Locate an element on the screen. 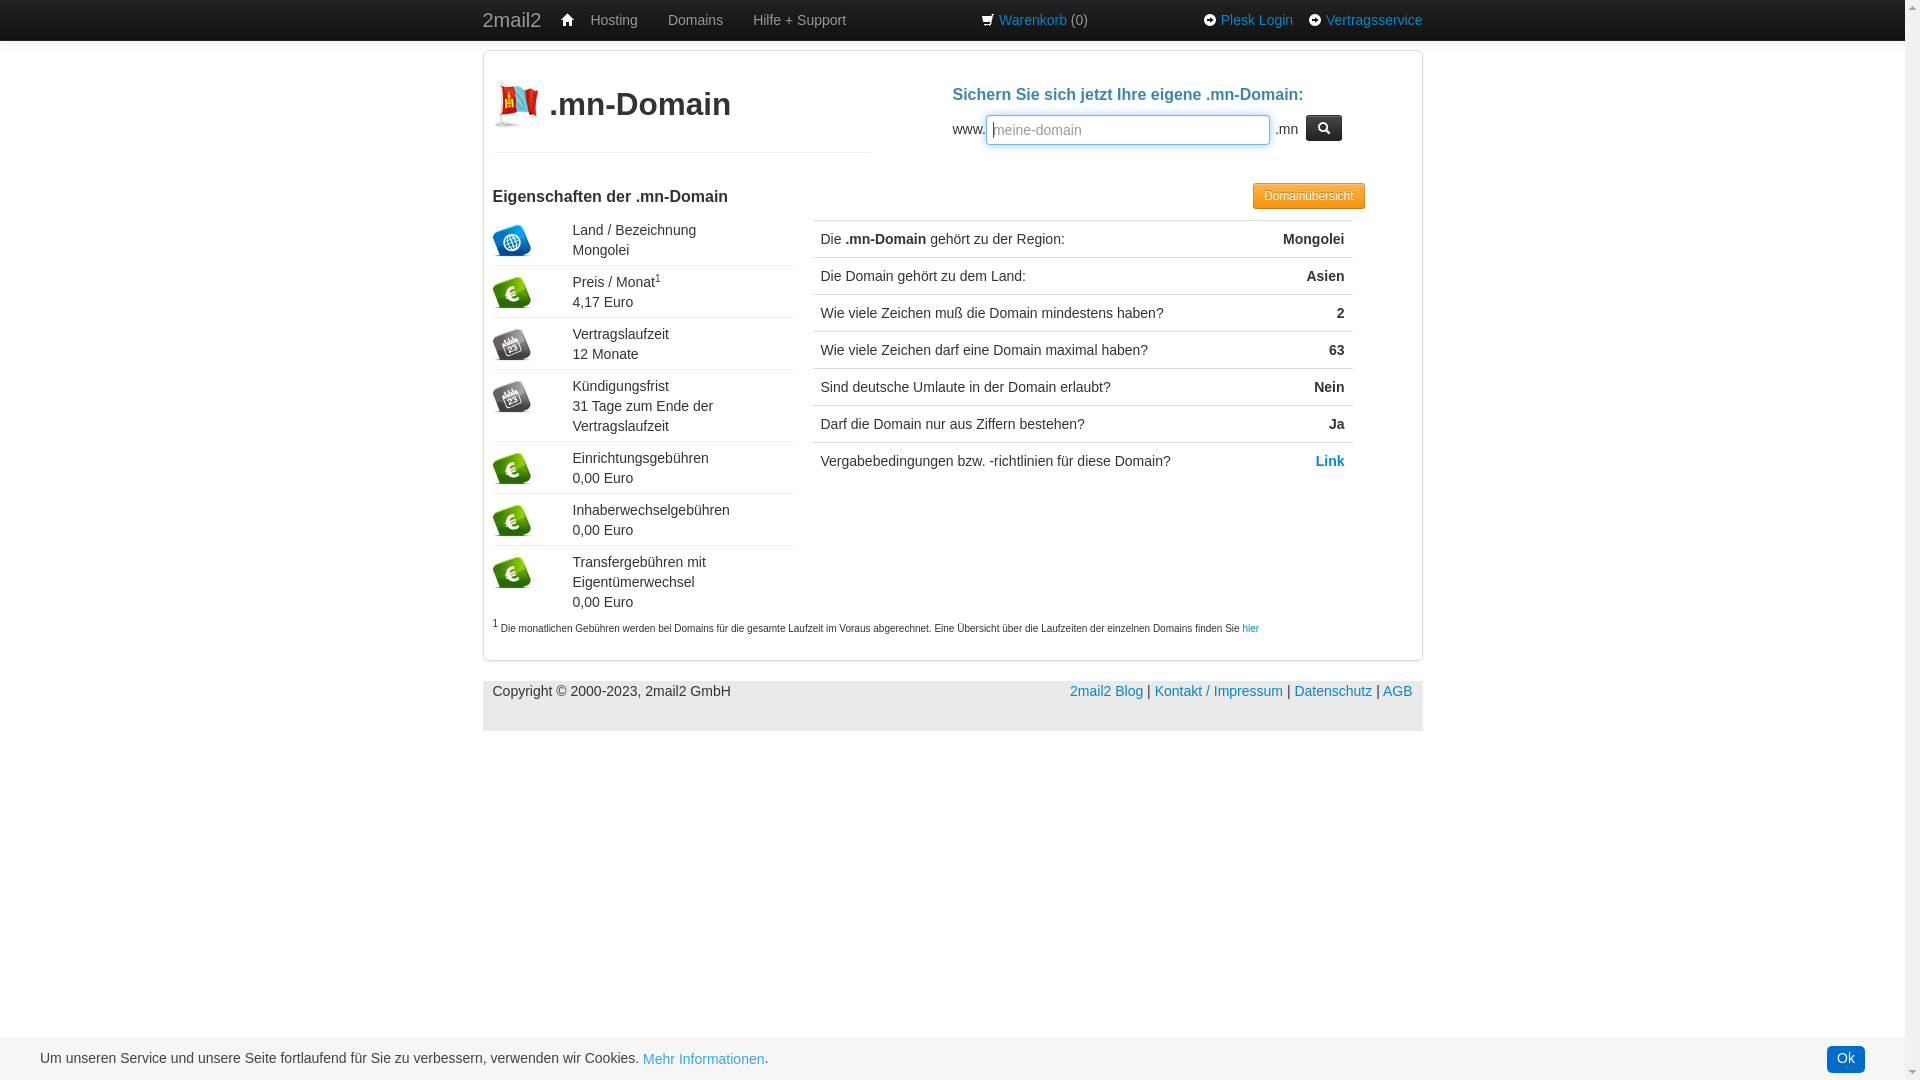  'Plesk Login' is located at coordinates (1256, 19).